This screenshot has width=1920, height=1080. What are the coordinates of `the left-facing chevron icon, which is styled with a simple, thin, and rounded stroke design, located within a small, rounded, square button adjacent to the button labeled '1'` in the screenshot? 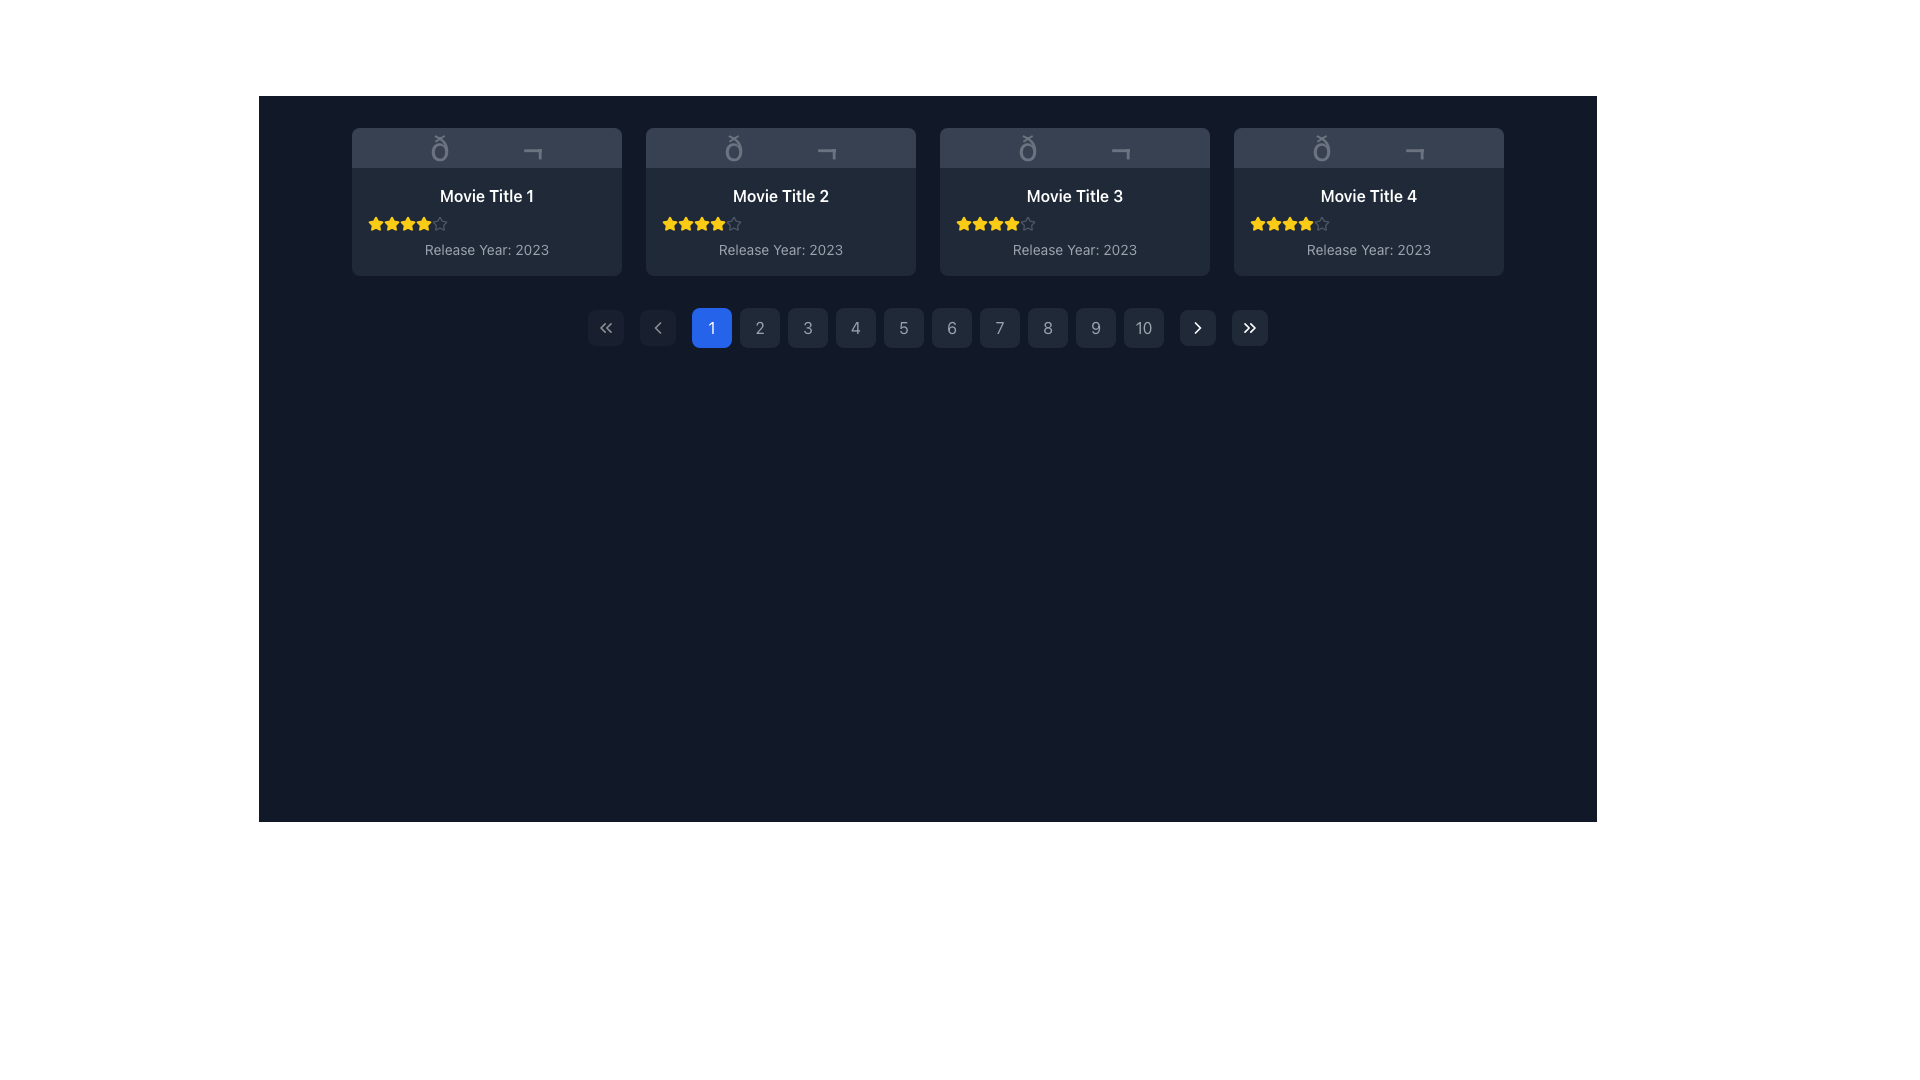 It's located at (657, 326).